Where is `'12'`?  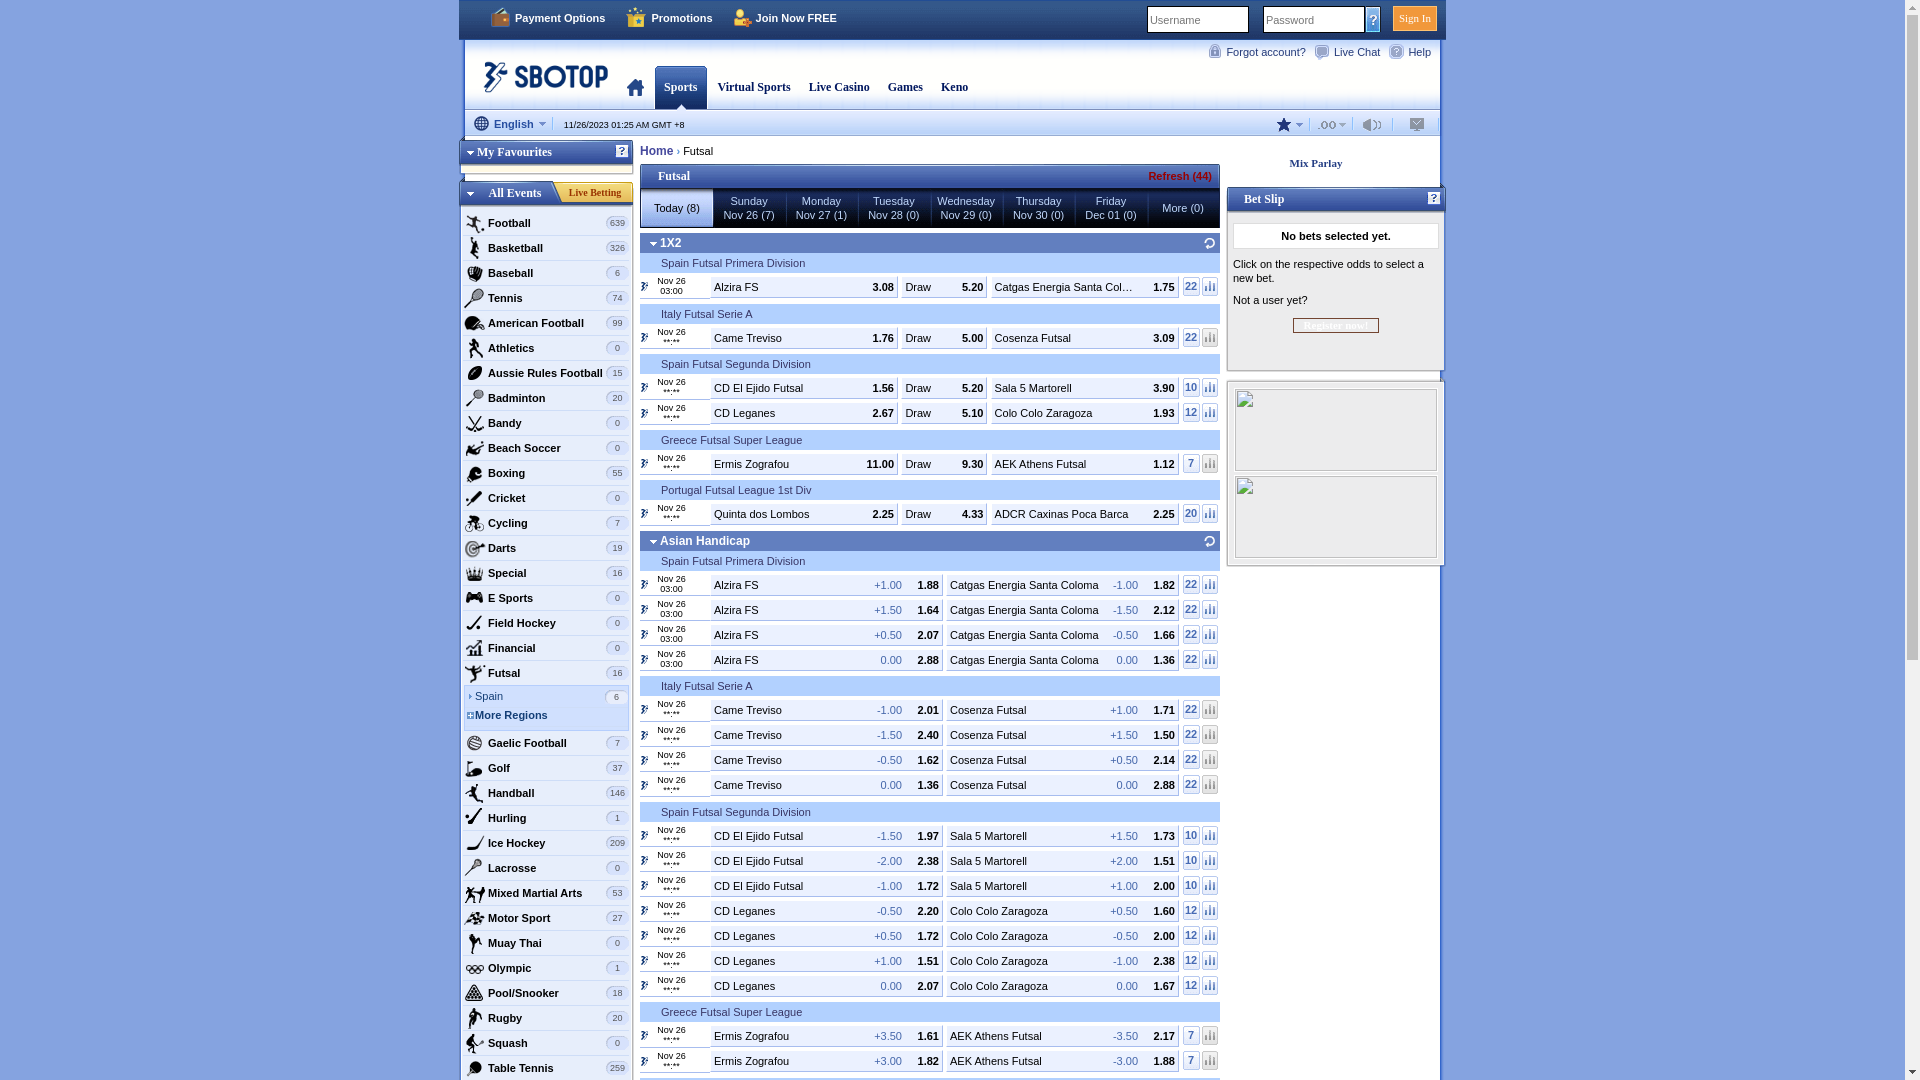
'12' is located at coordinates (1191, 909).